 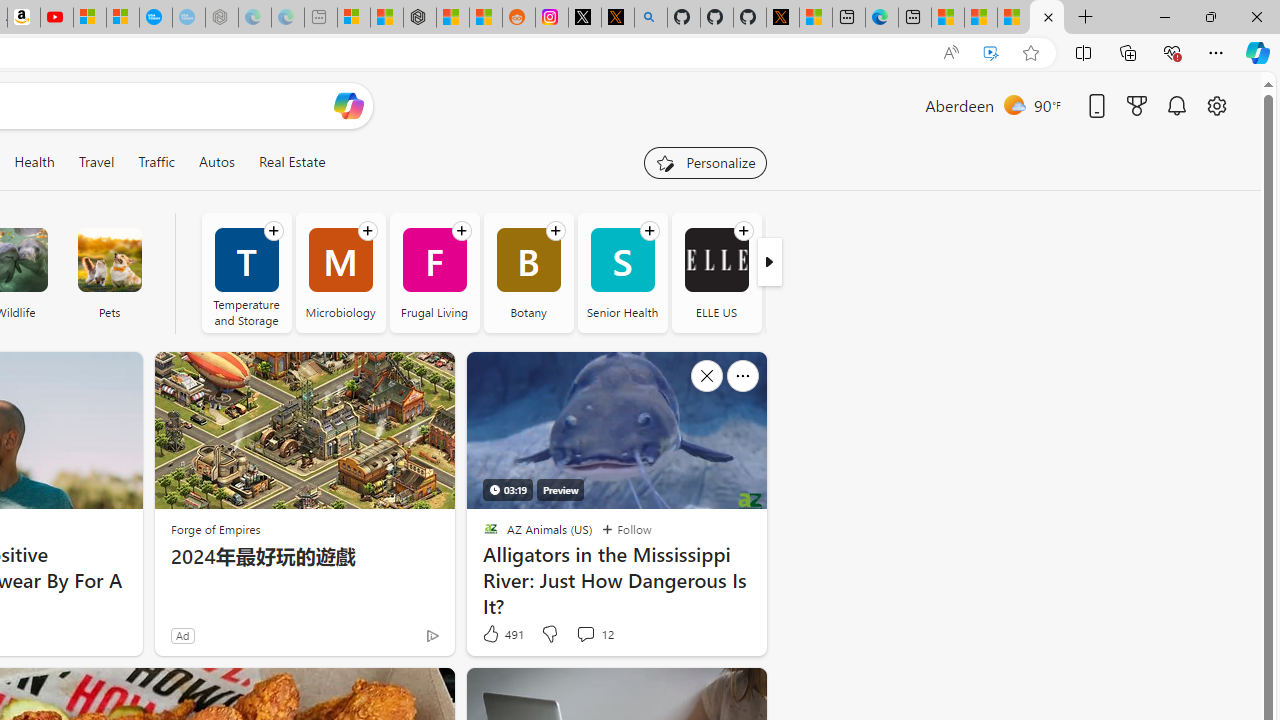 What do you see at coordinates (584, 633) in the screenshot?
I see `'View comments 12 Comment'` at bounding box center [584, 633].